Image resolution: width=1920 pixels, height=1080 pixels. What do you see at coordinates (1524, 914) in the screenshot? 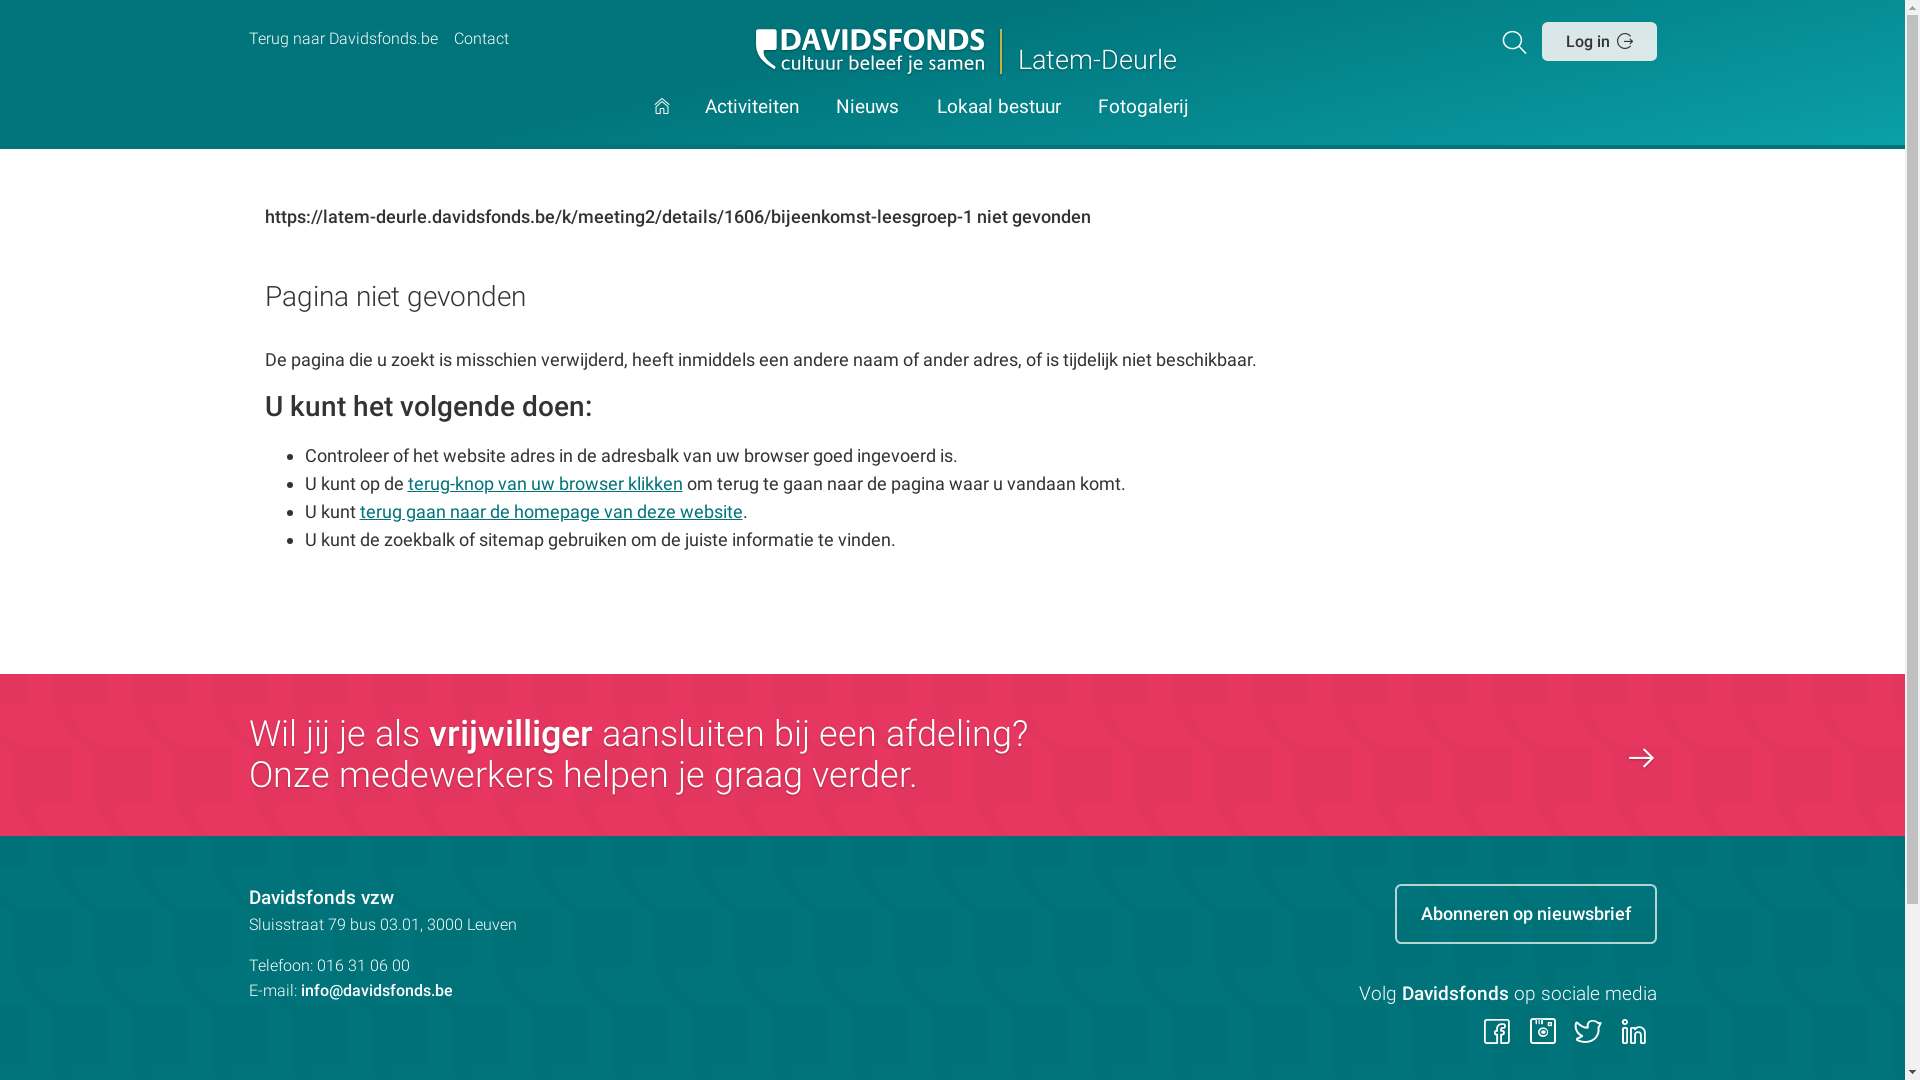
I see `'Abonneren op nieuwsbrief'` at bounding box center [1524, 914].